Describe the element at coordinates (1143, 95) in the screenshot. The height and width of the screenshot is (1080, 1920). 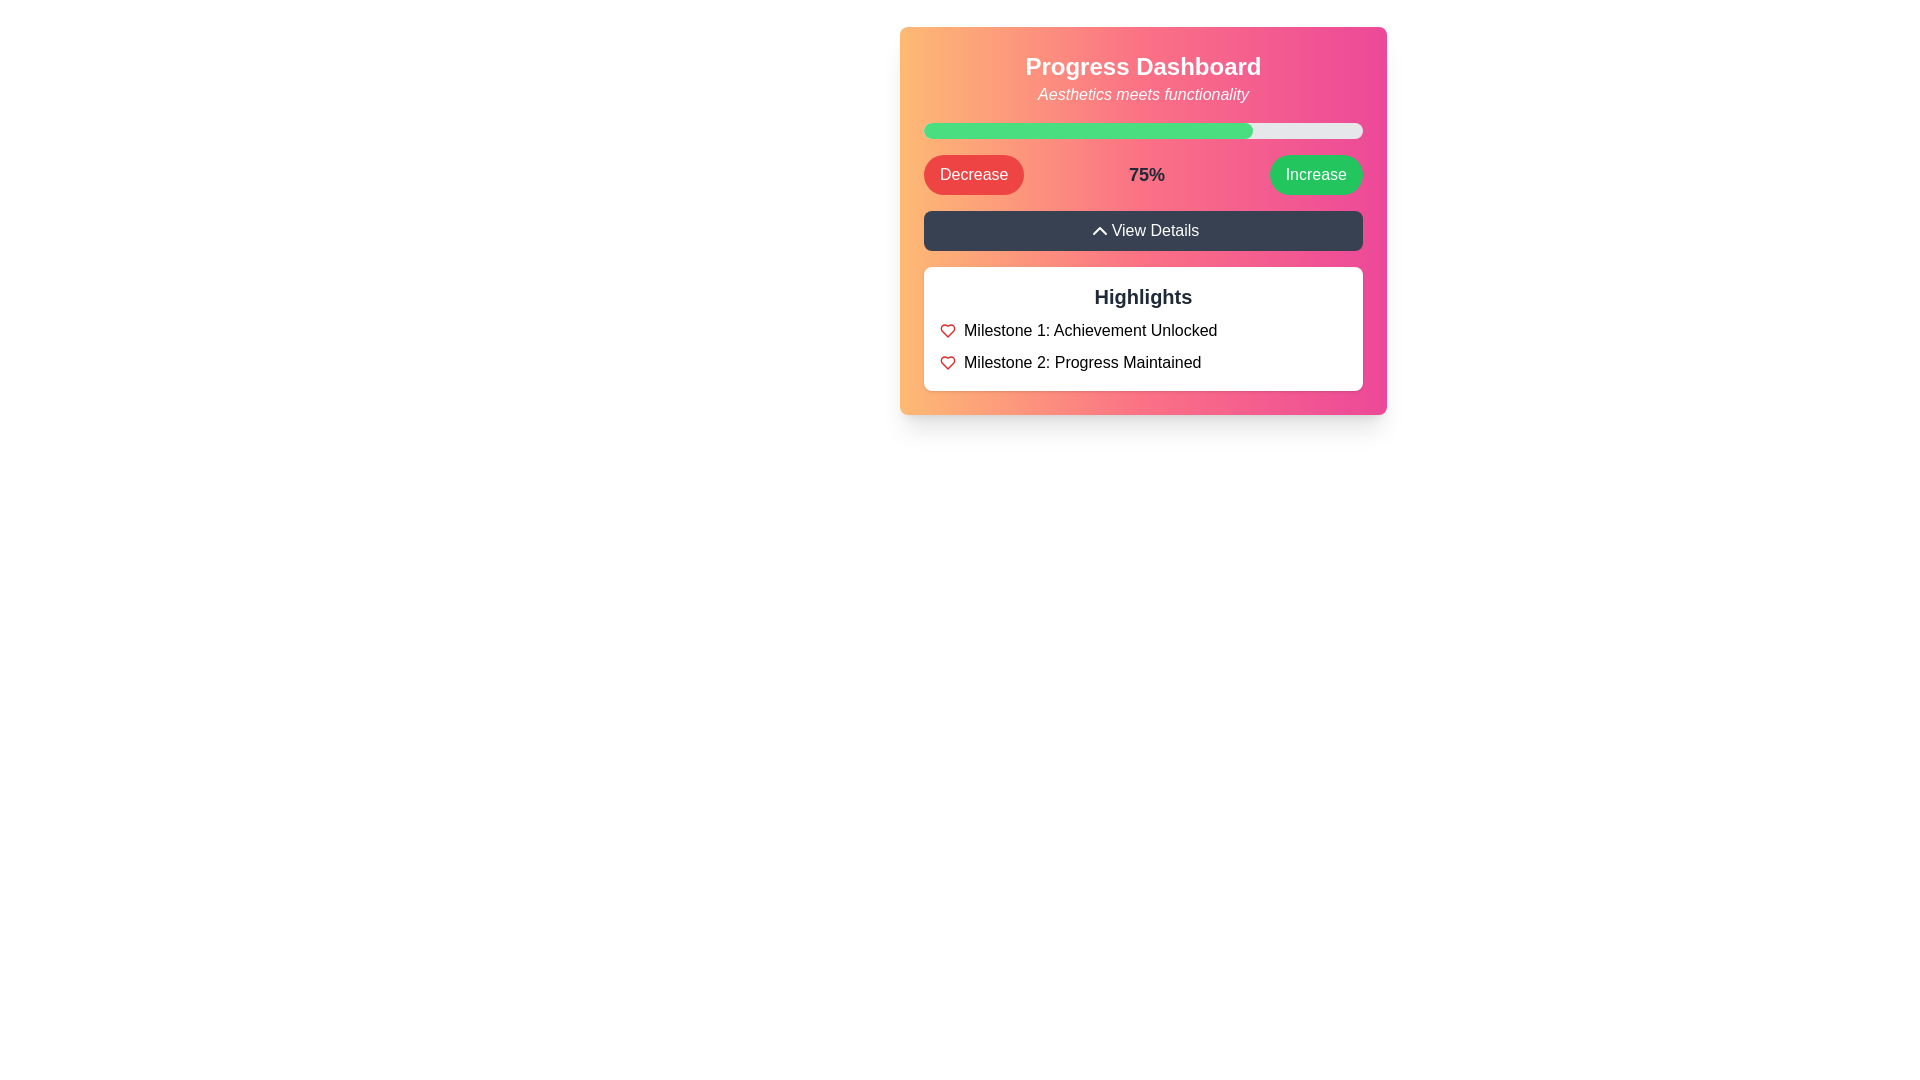
I see `the static text label located directly below the 'Progress Dashboard' text, which is horizontally centered within the header area of the card or panel` at that location.